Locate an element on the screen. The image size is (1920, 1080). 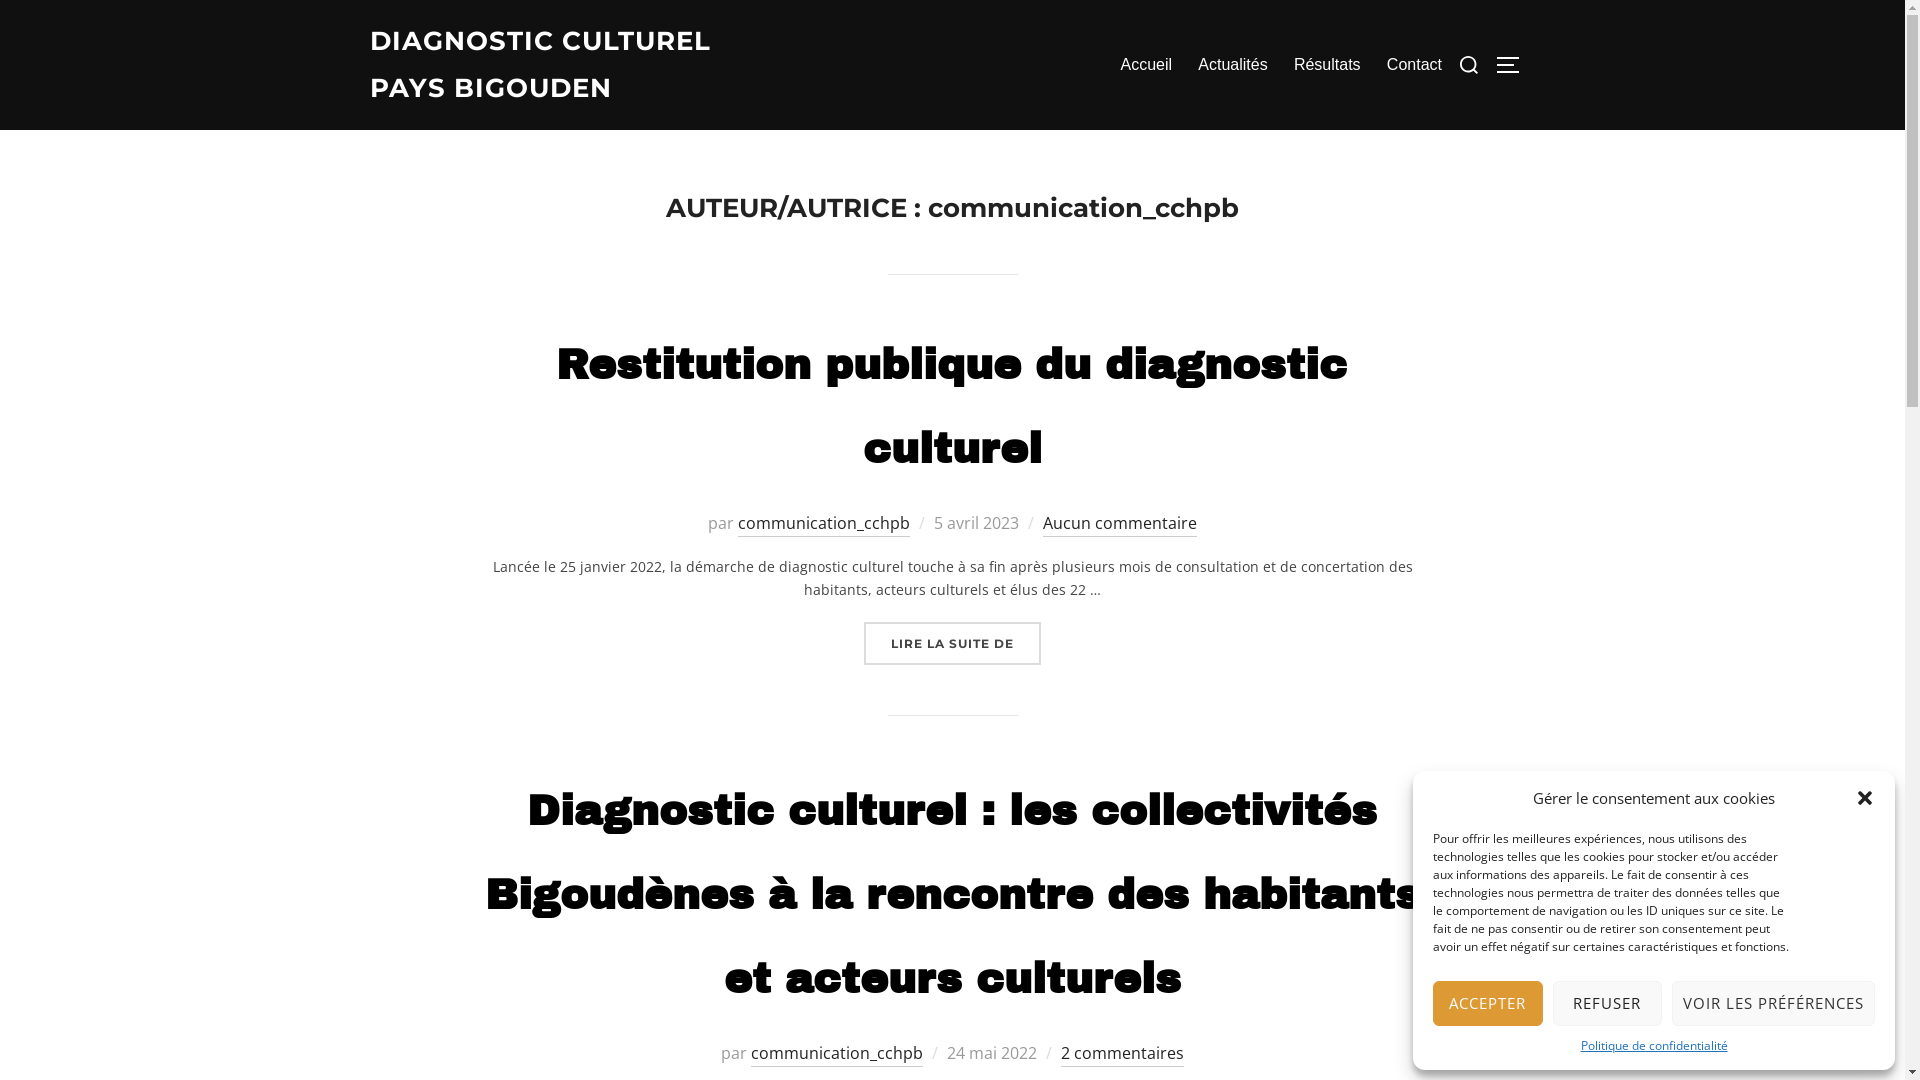
'REFUSER' is located at coordinates (1607, 1003).